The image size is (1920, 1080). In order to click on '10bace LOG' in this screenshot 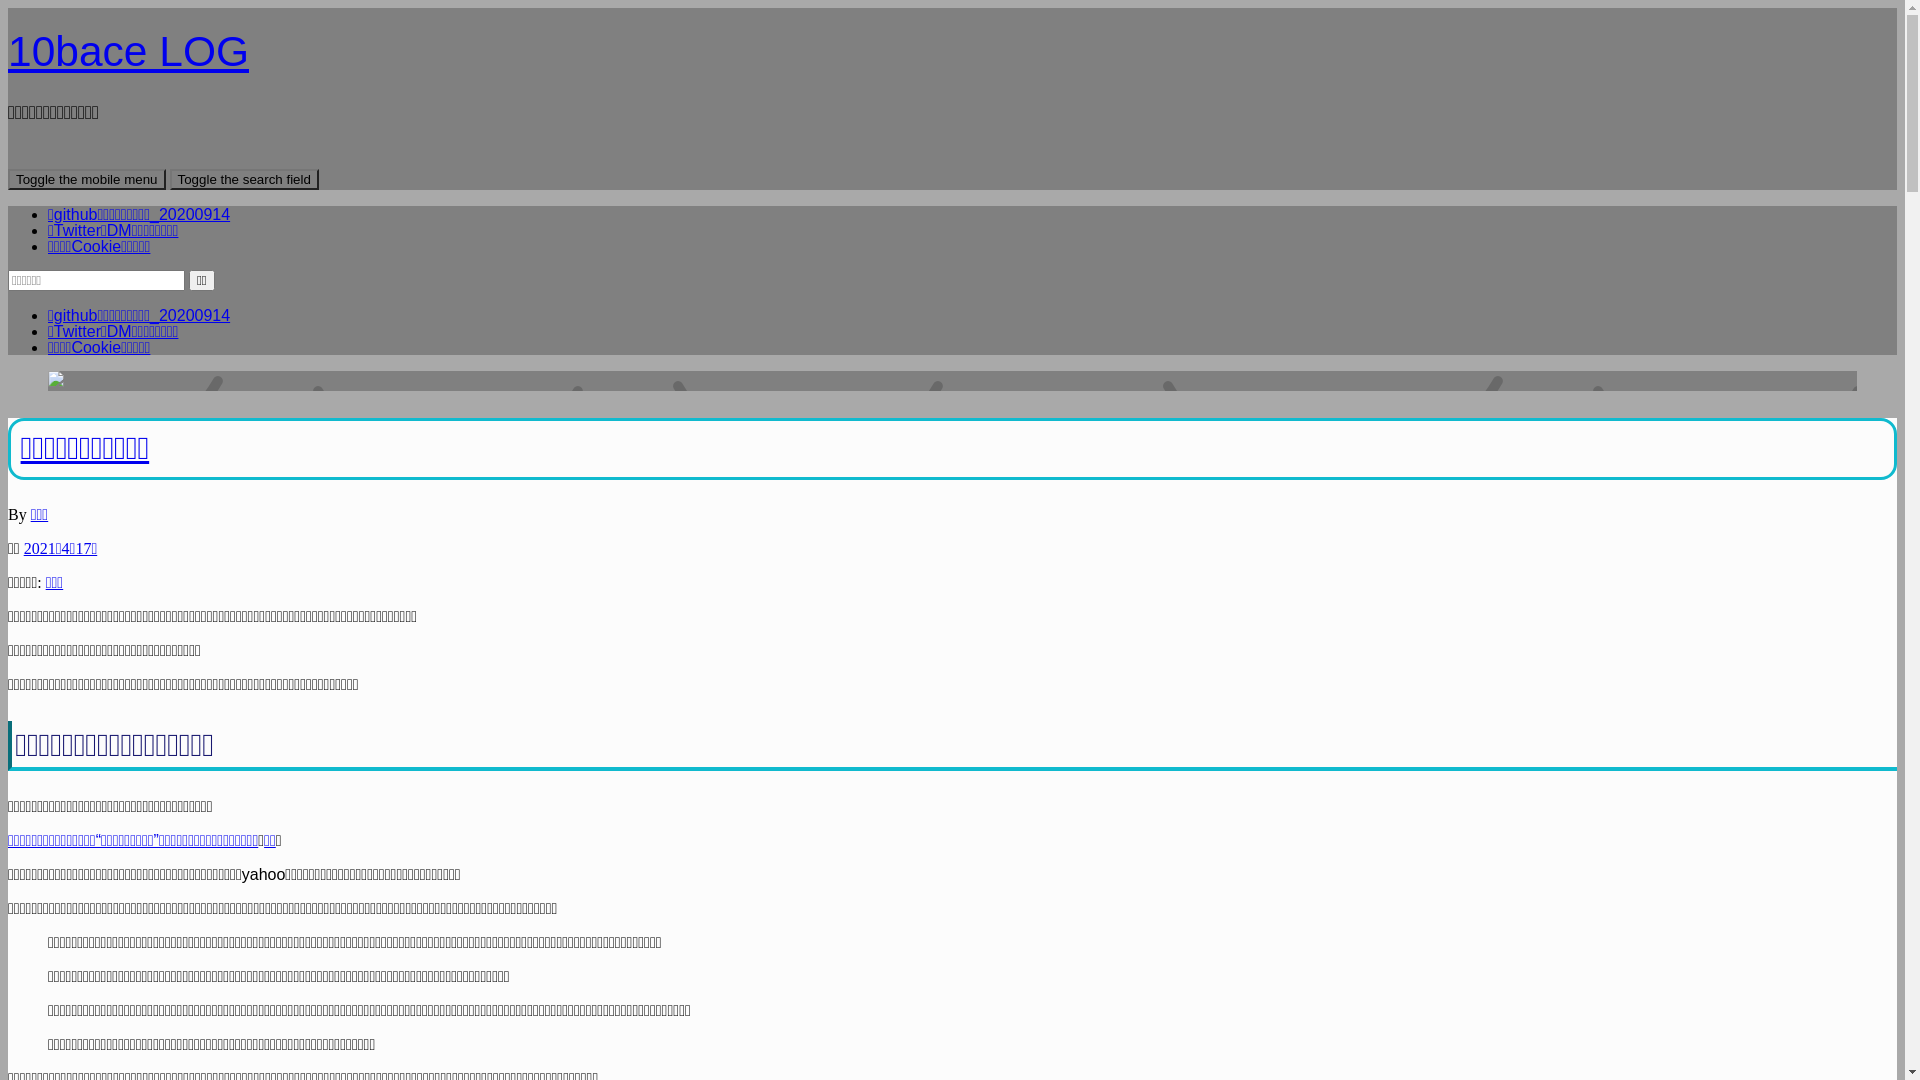, I will do `click(8, 50)`.